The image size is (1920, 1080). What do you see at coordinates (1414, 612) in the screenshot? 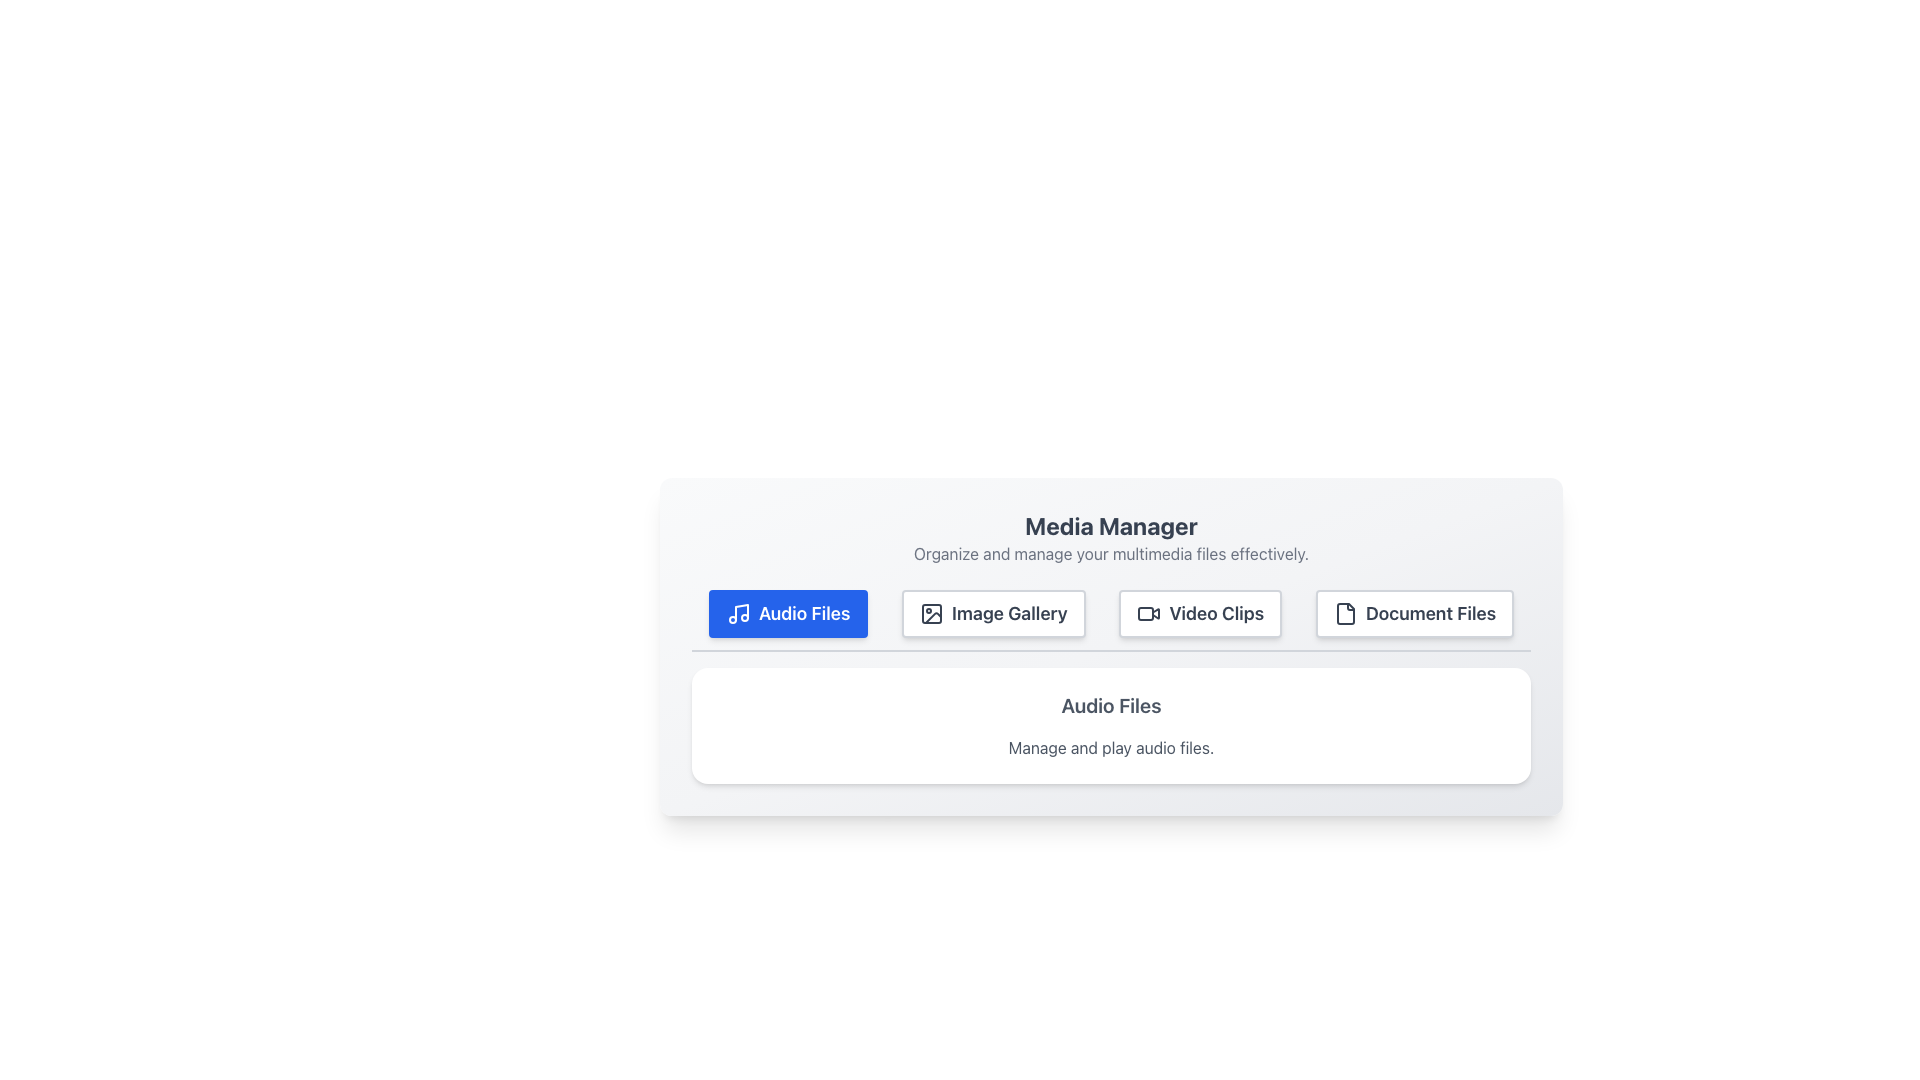
I see `the fourth button in the horizontal row of category buttons in the 'Media Manager' interface` at bounding box center [1414, 612].